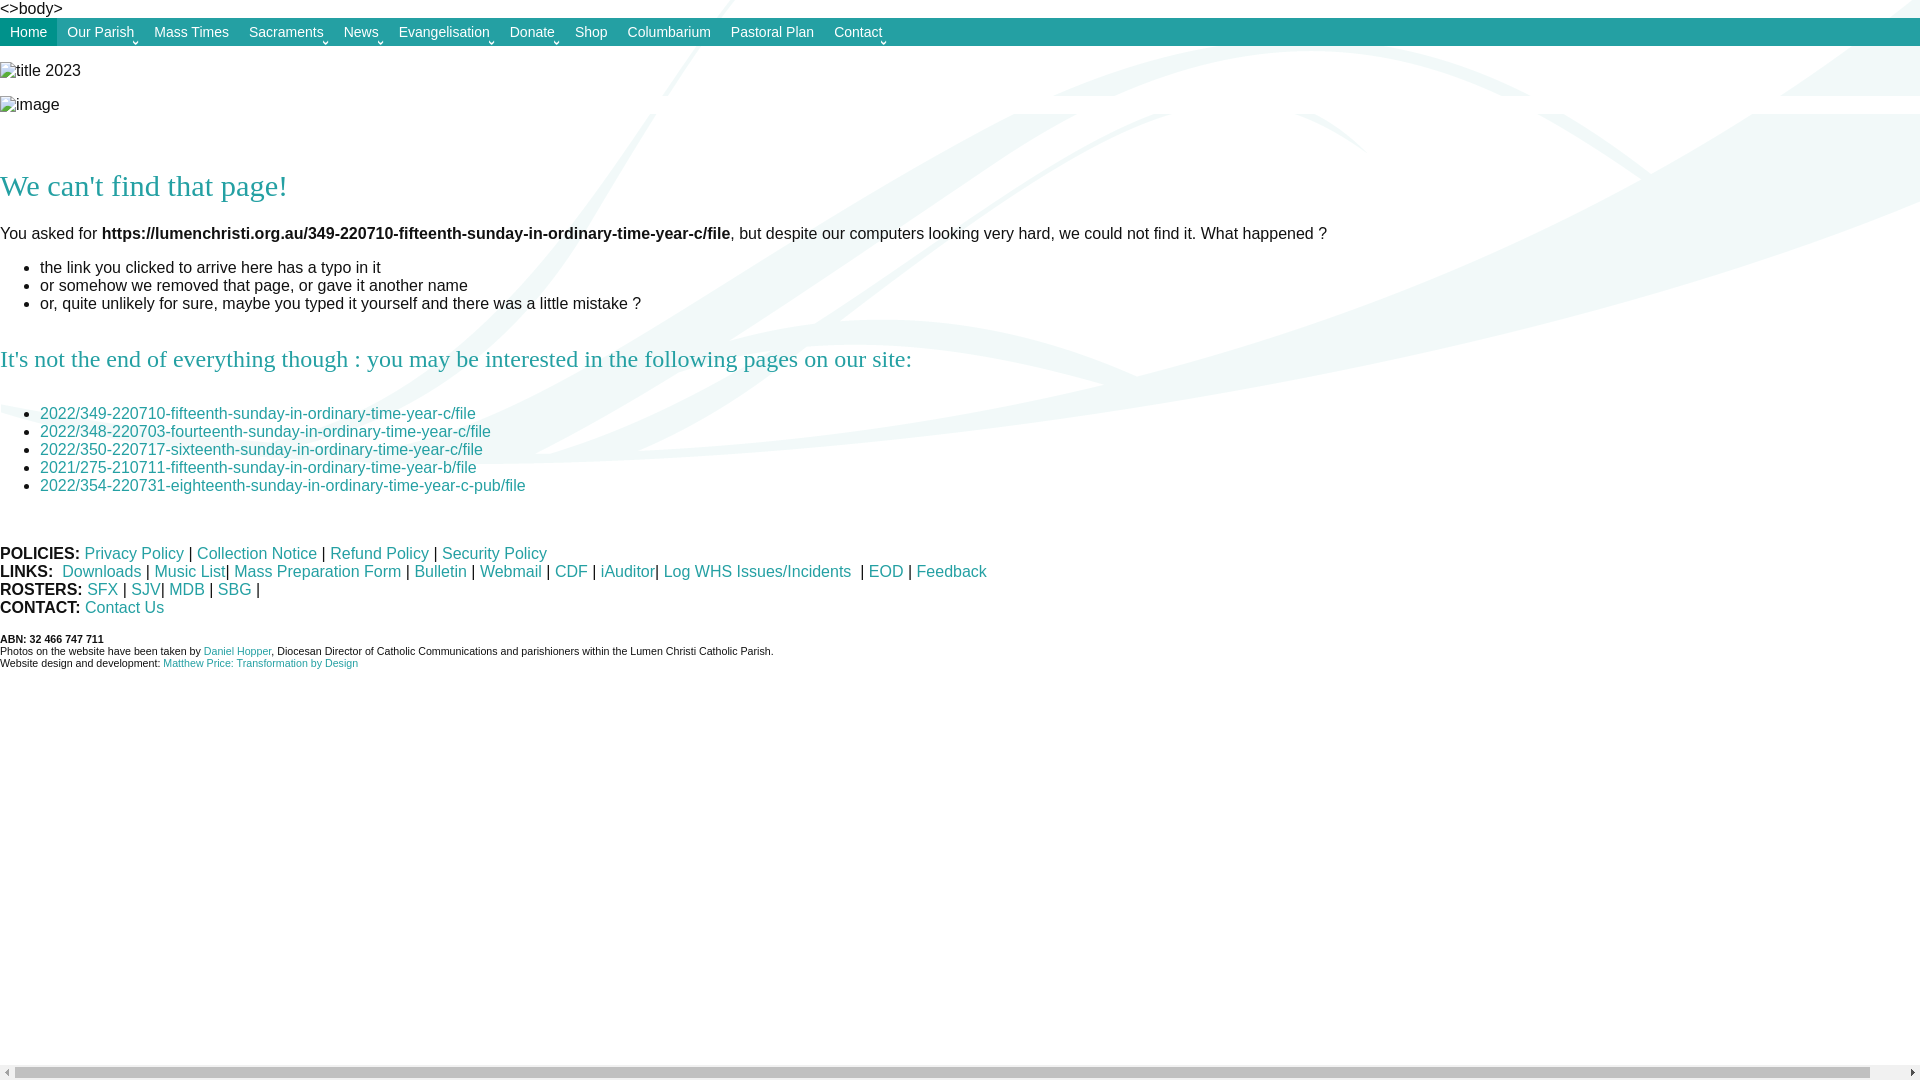  What do you see at coordinates (133, 553) in the screenshot?
I see `'Privacy Policy'` at bounding box center [133, 553].